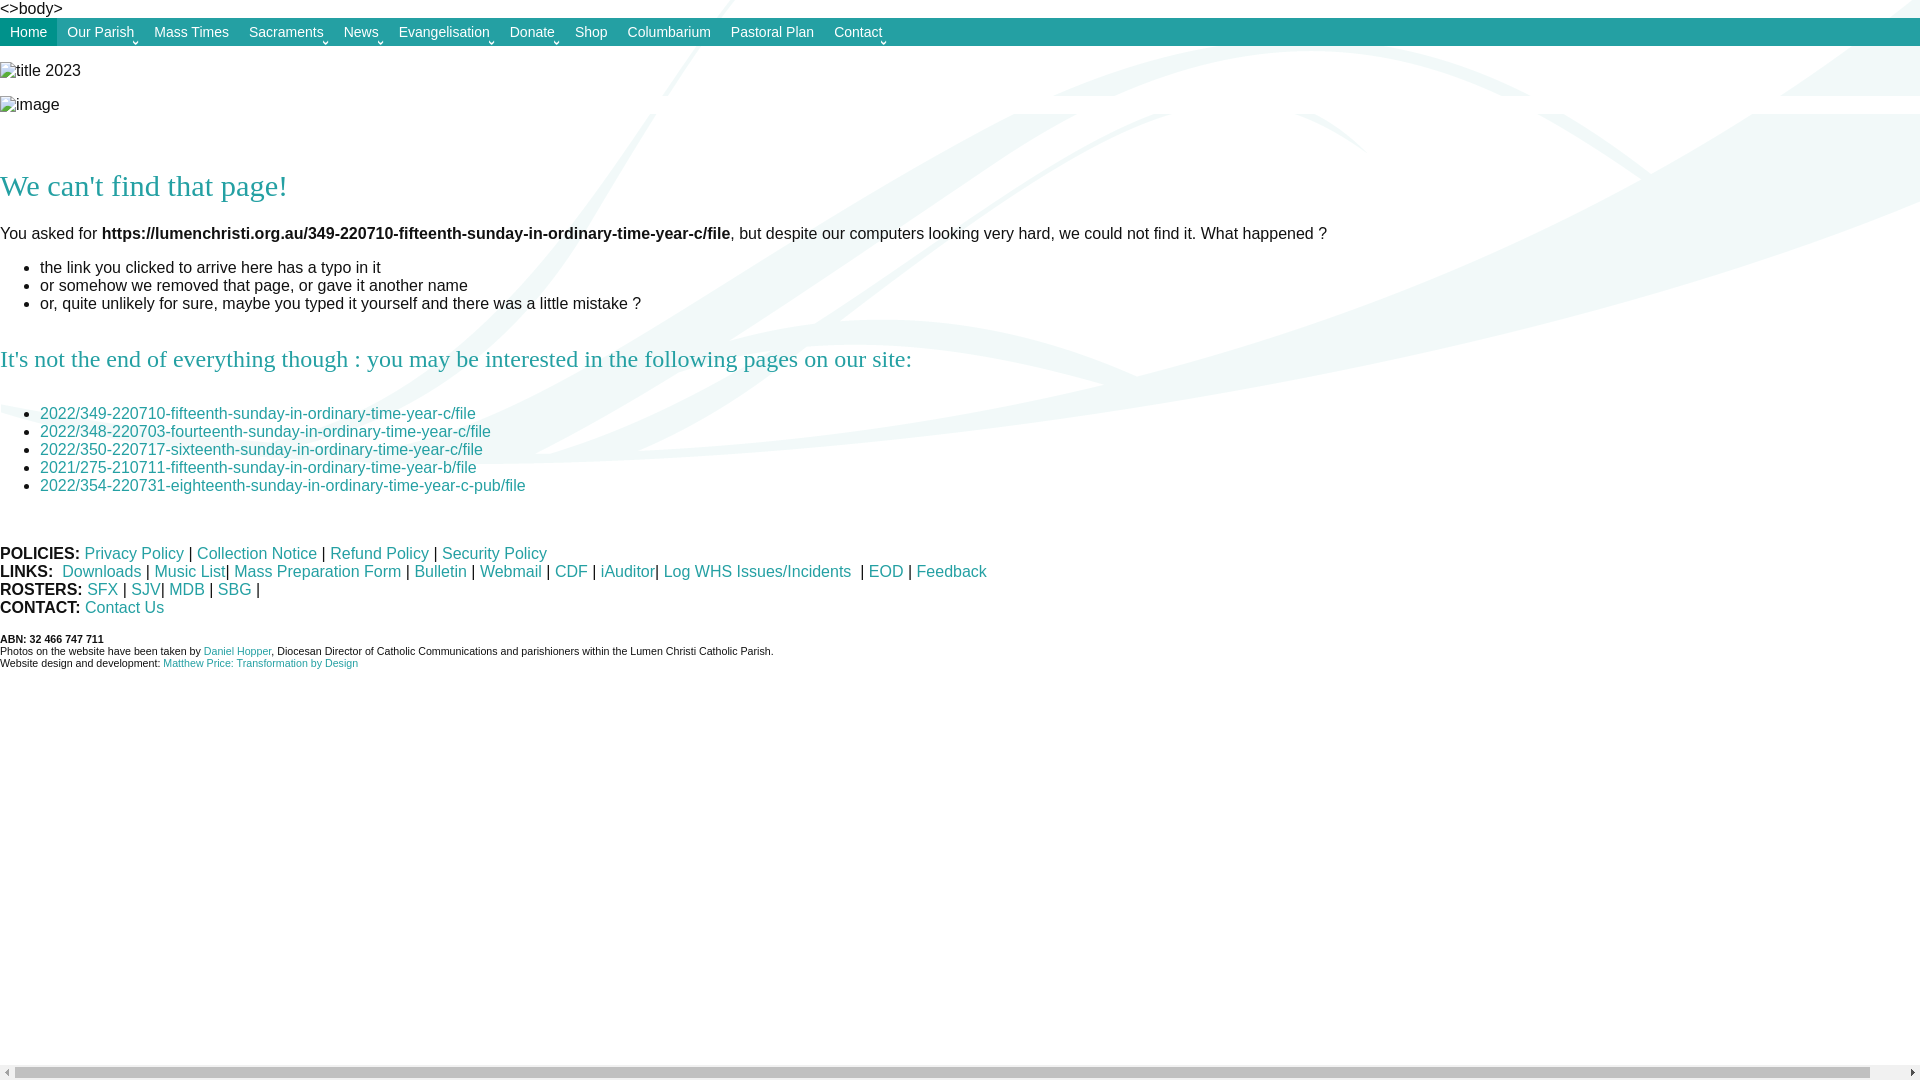  What do you see at coordinates (133, 553) in the screenshot?
I see `'Privacy Policy'` at bounding box center [133, 553].